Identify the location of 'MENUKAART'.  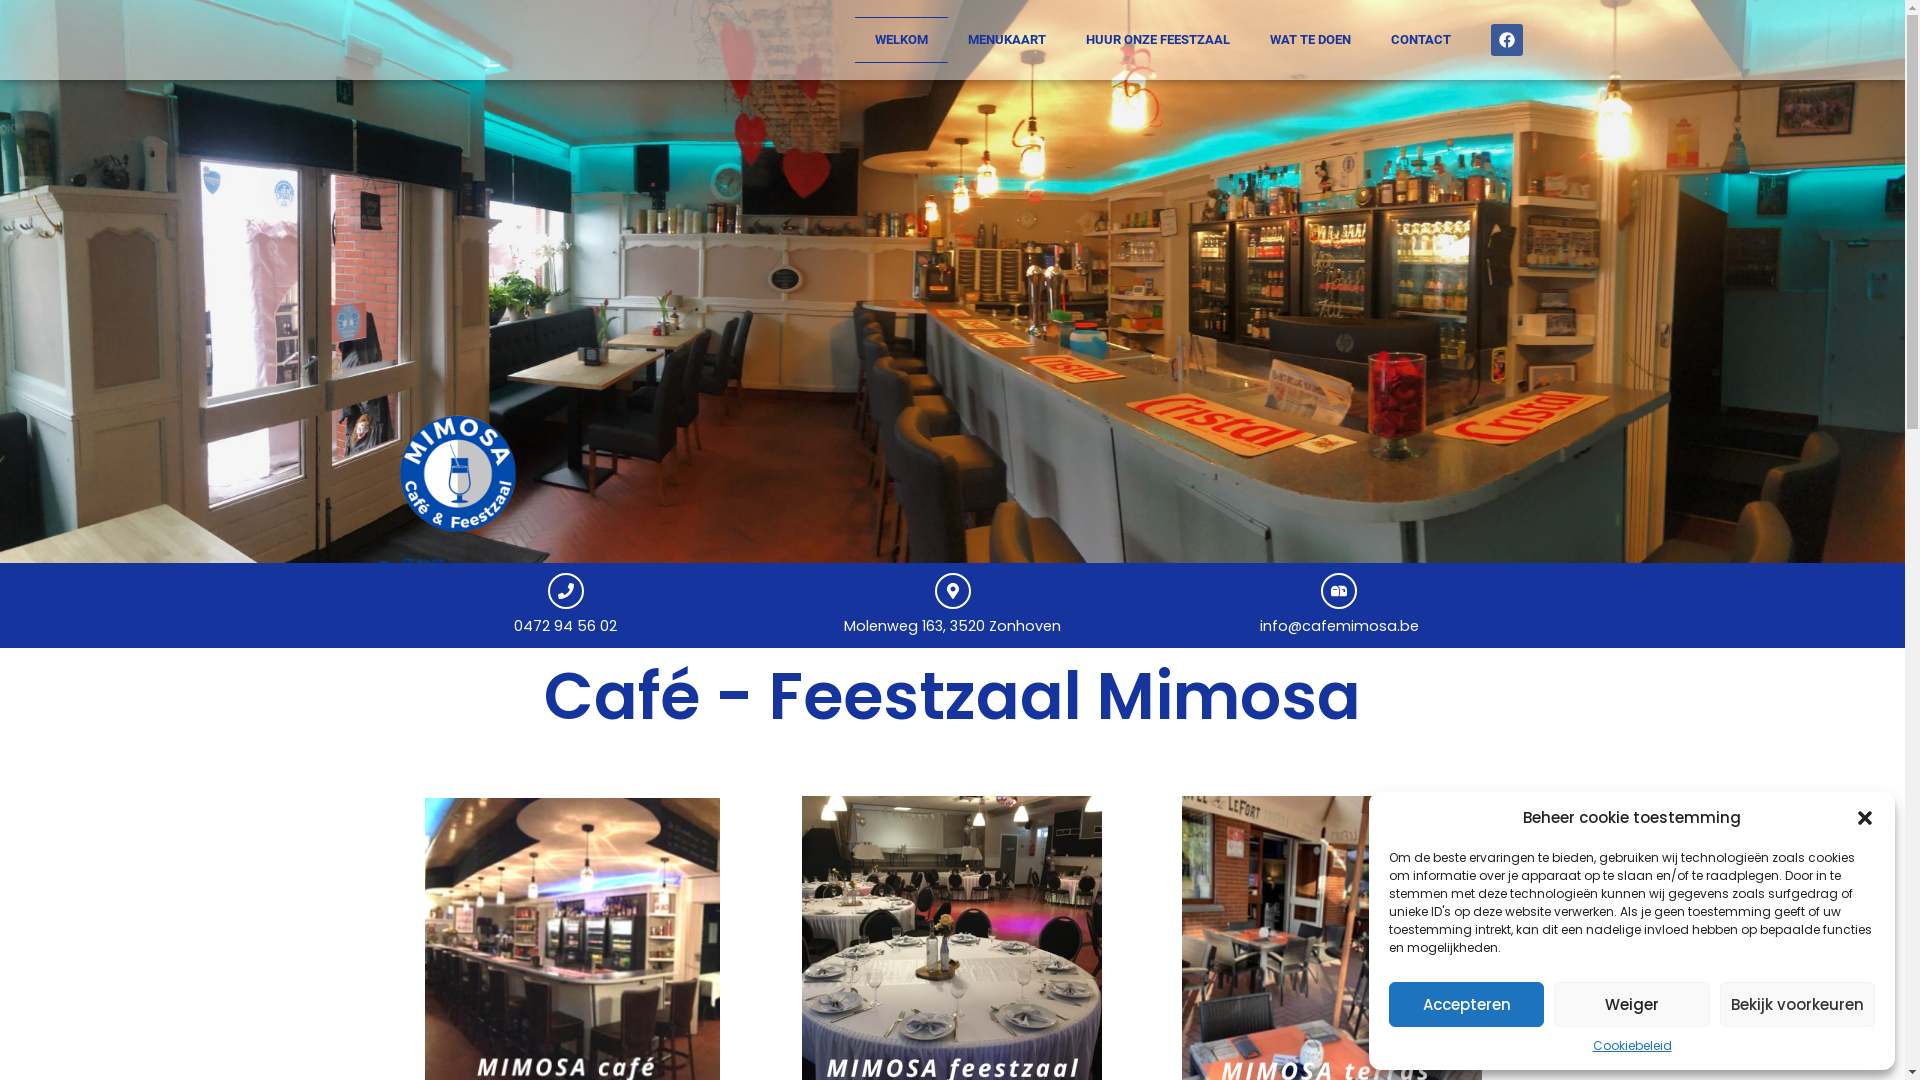
(947, 39).